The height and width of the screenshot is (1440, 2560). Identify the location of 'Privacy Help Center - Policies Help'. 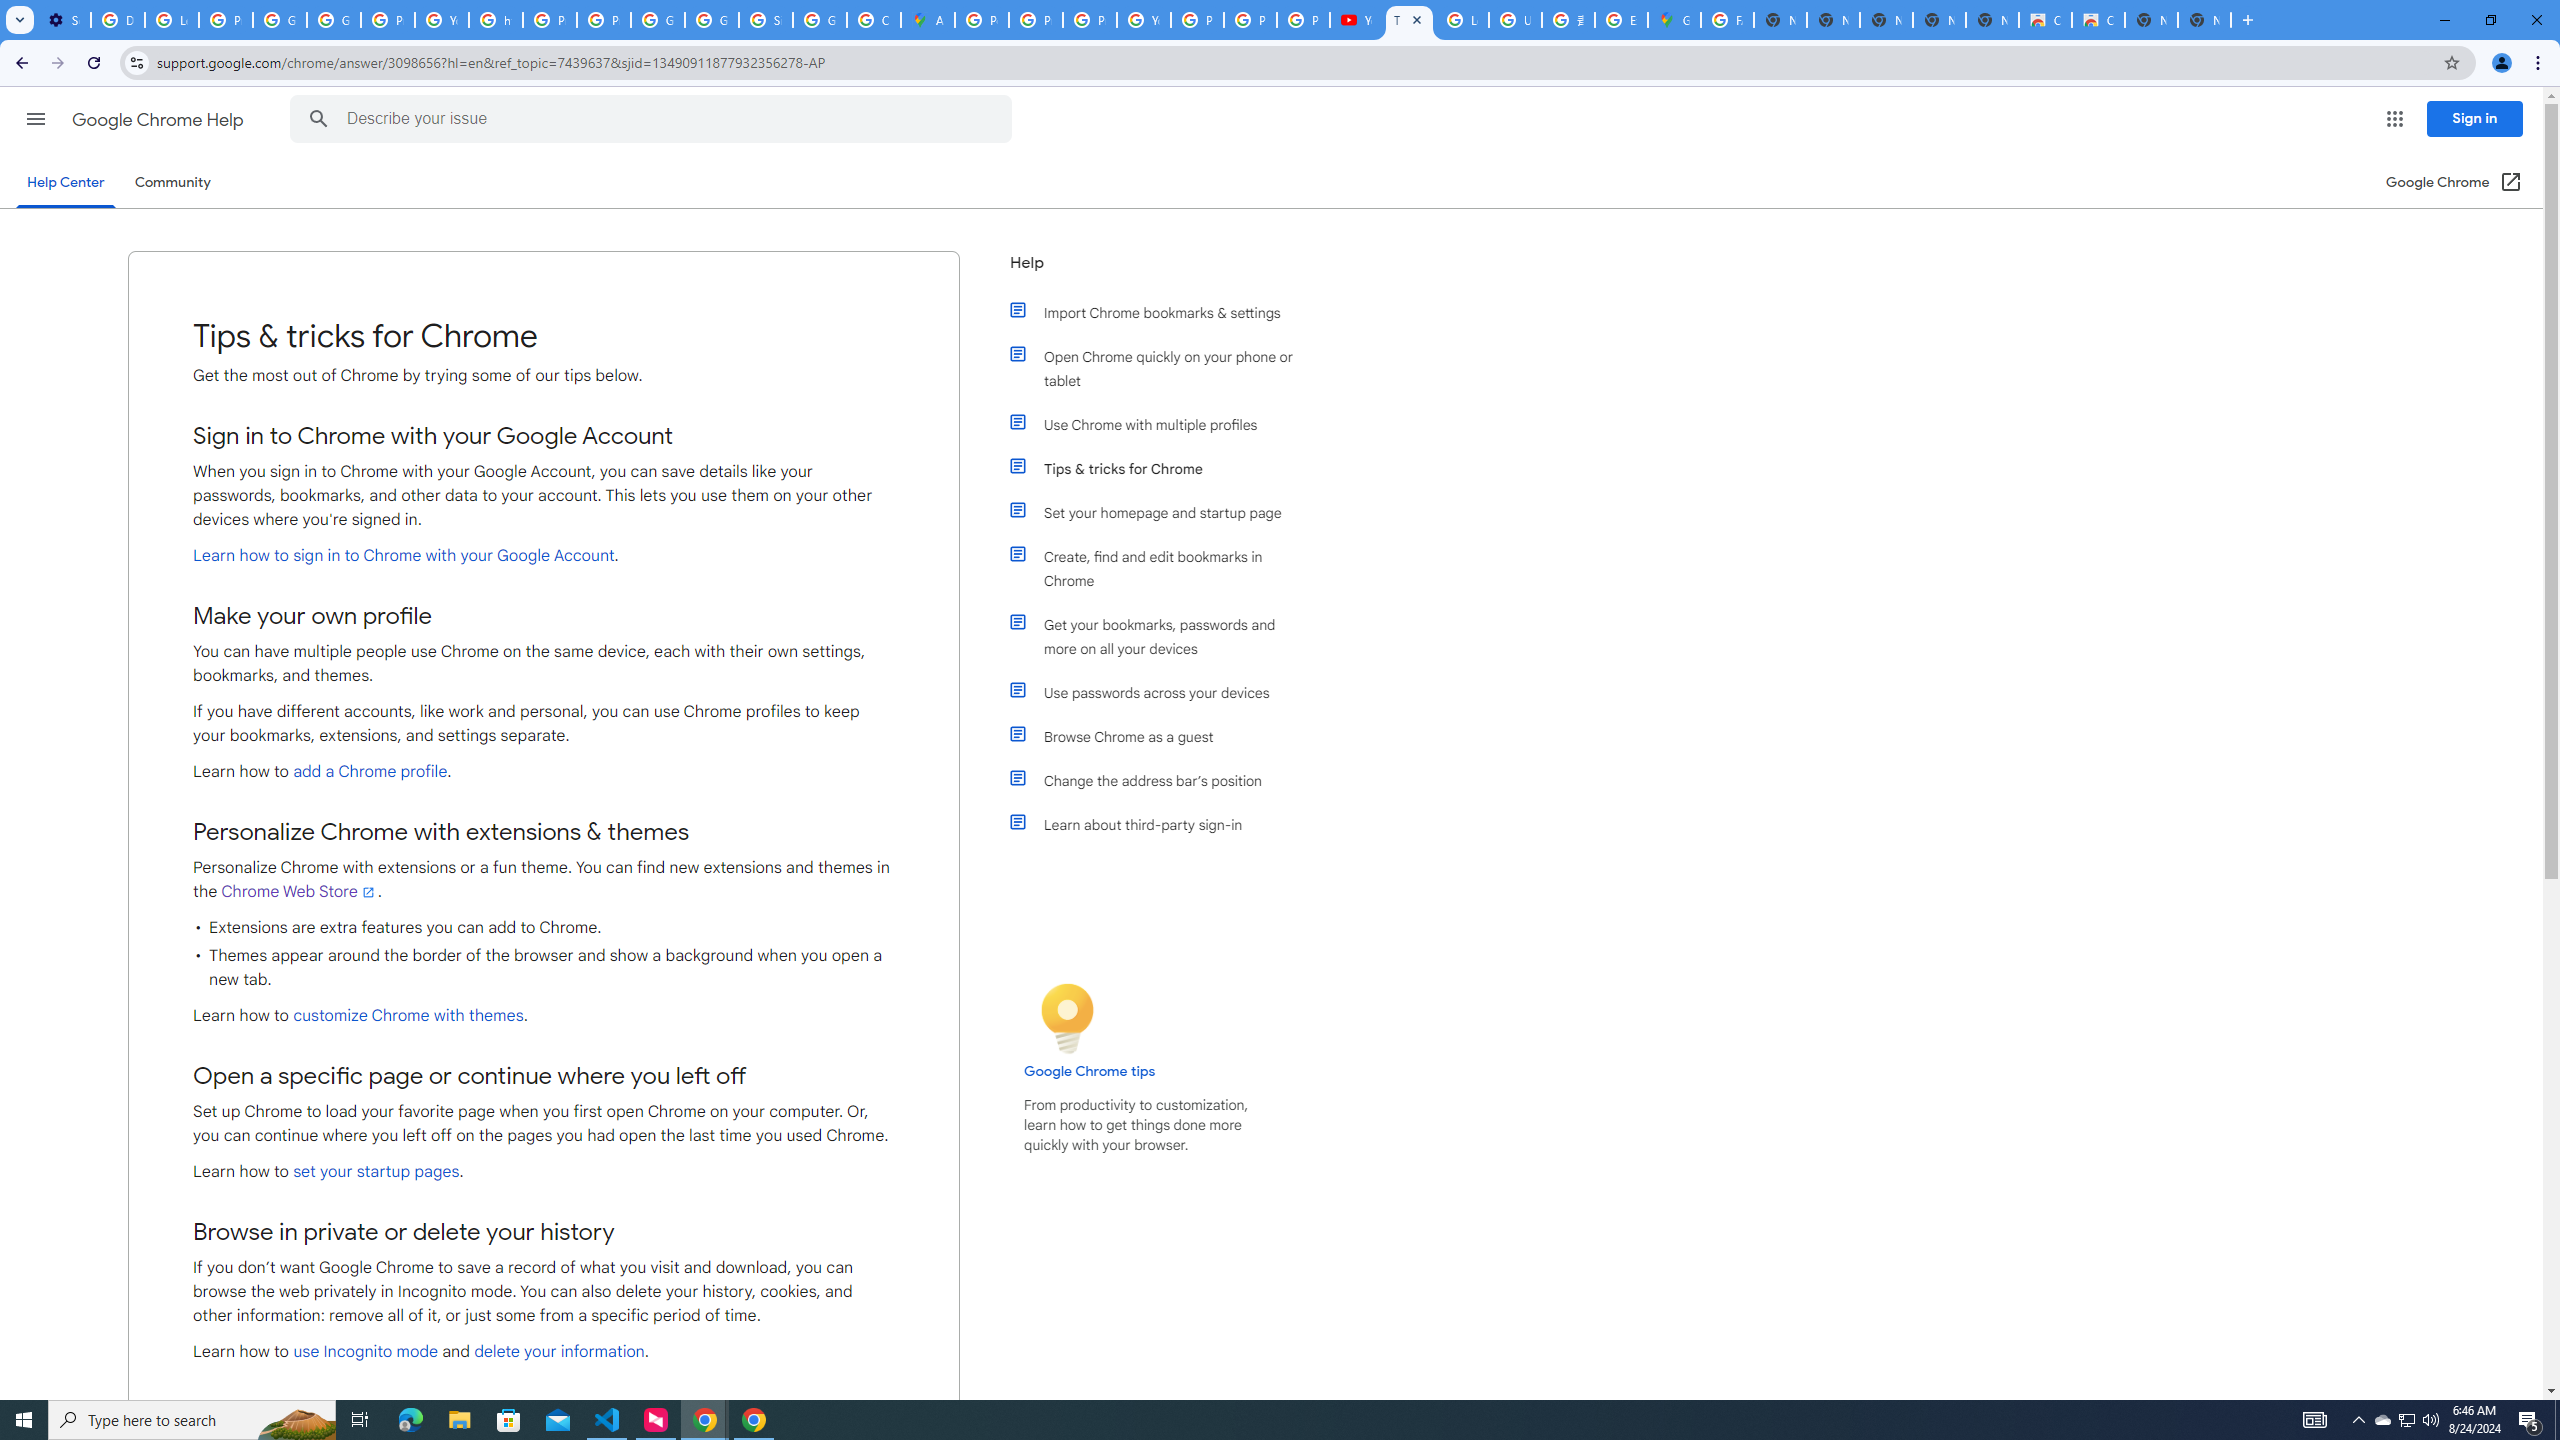
(1089, 19).